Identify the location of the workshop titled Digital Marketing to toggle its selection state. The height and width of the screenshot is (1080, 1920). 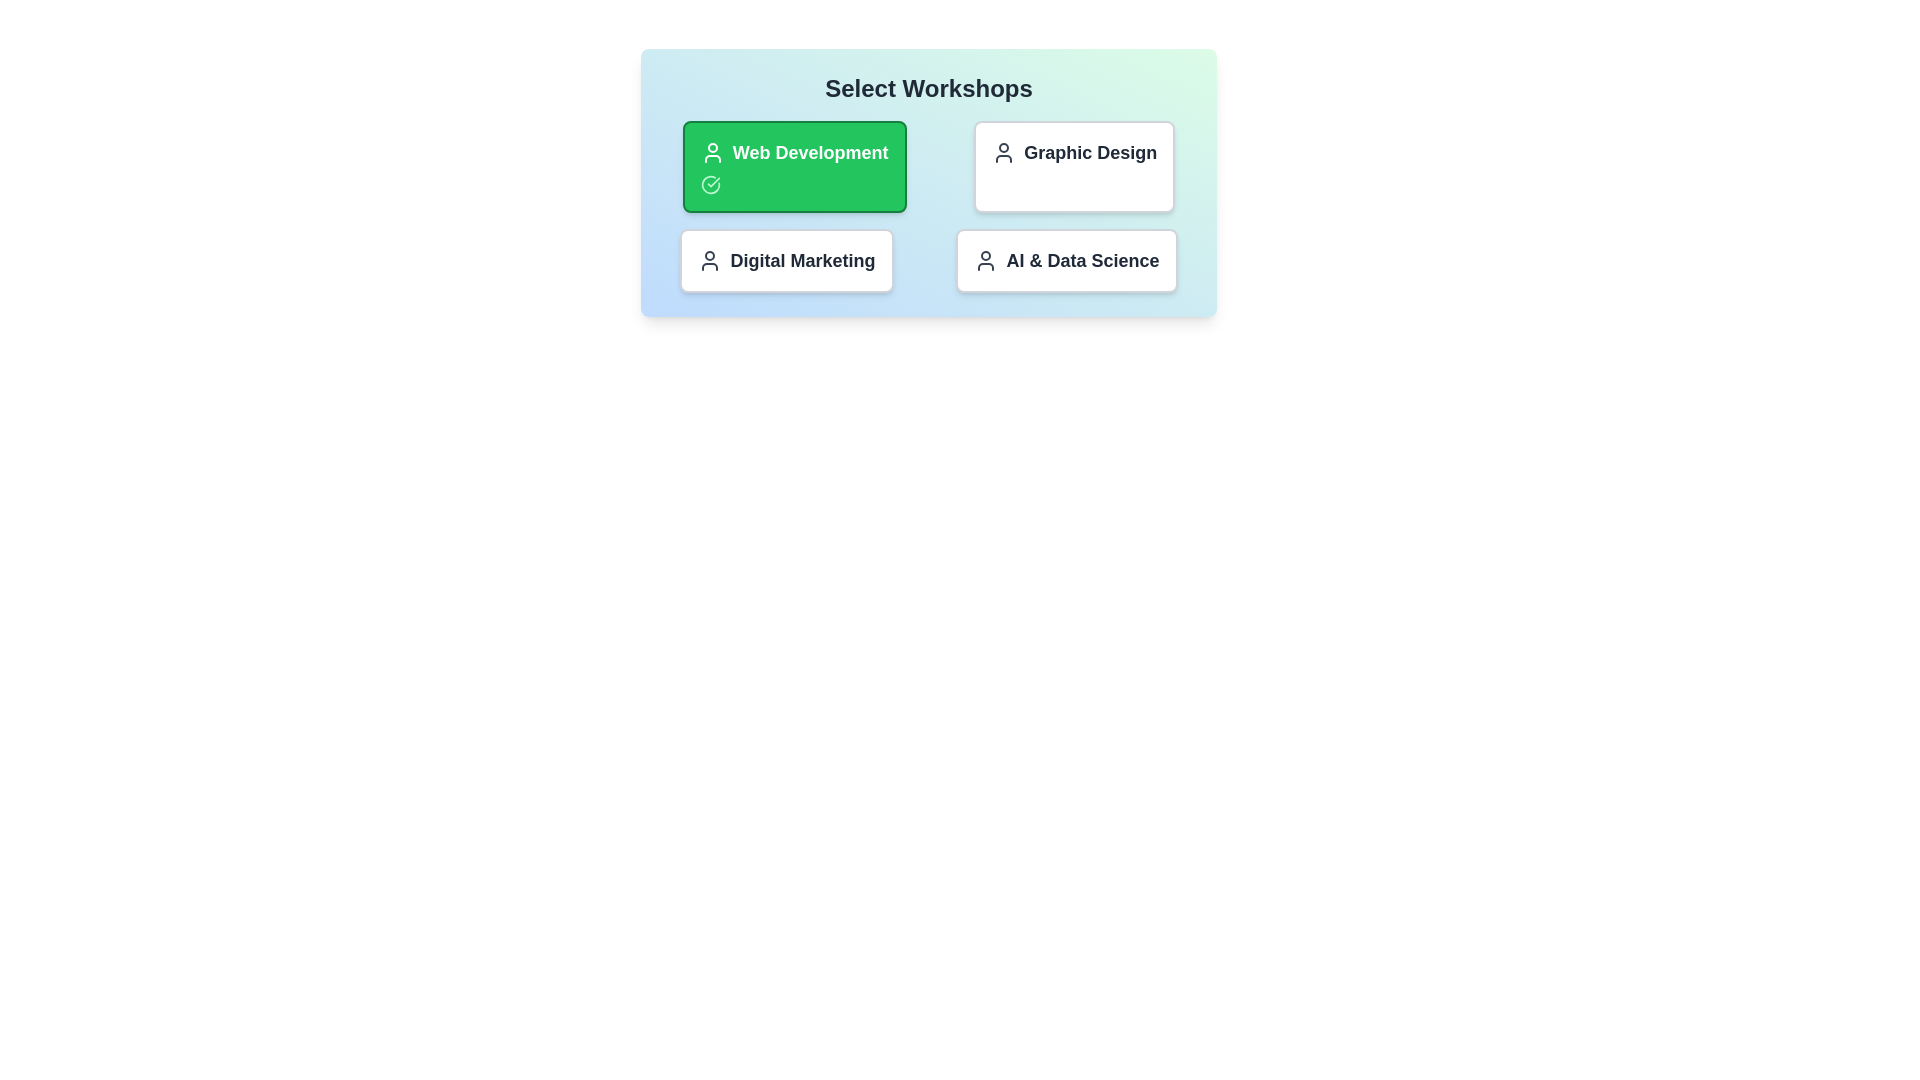
(786, 260).